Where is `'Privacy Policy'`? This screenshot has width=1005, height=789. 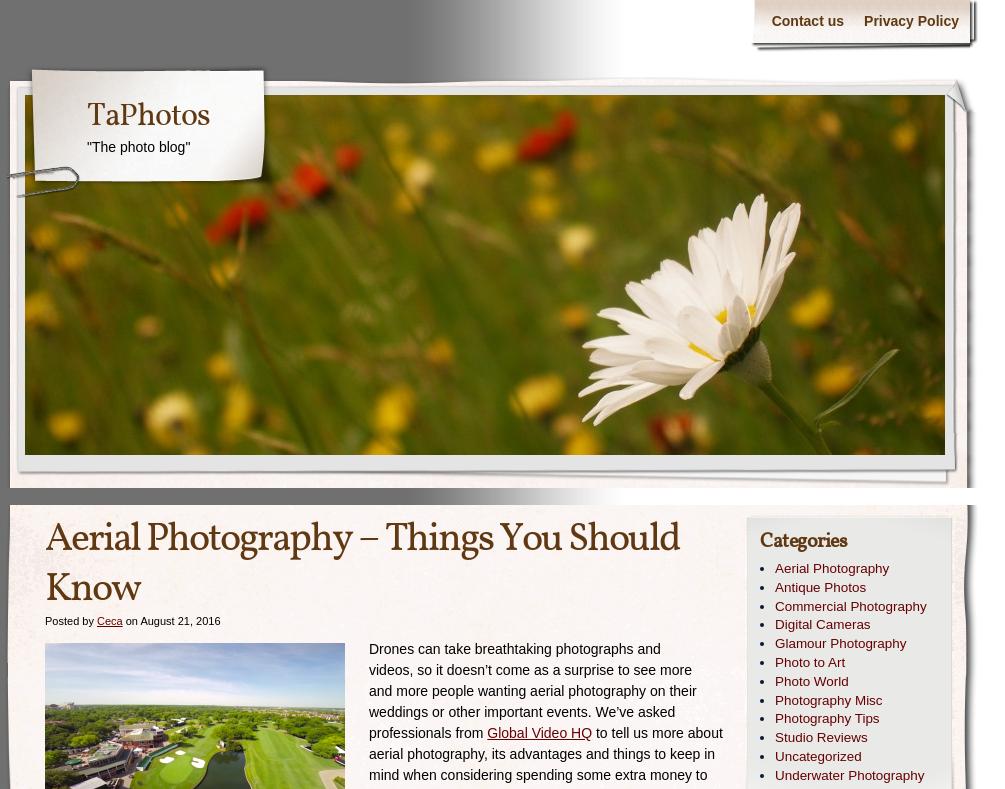
'Privacy Policy' is located at coordinates (910, 19).